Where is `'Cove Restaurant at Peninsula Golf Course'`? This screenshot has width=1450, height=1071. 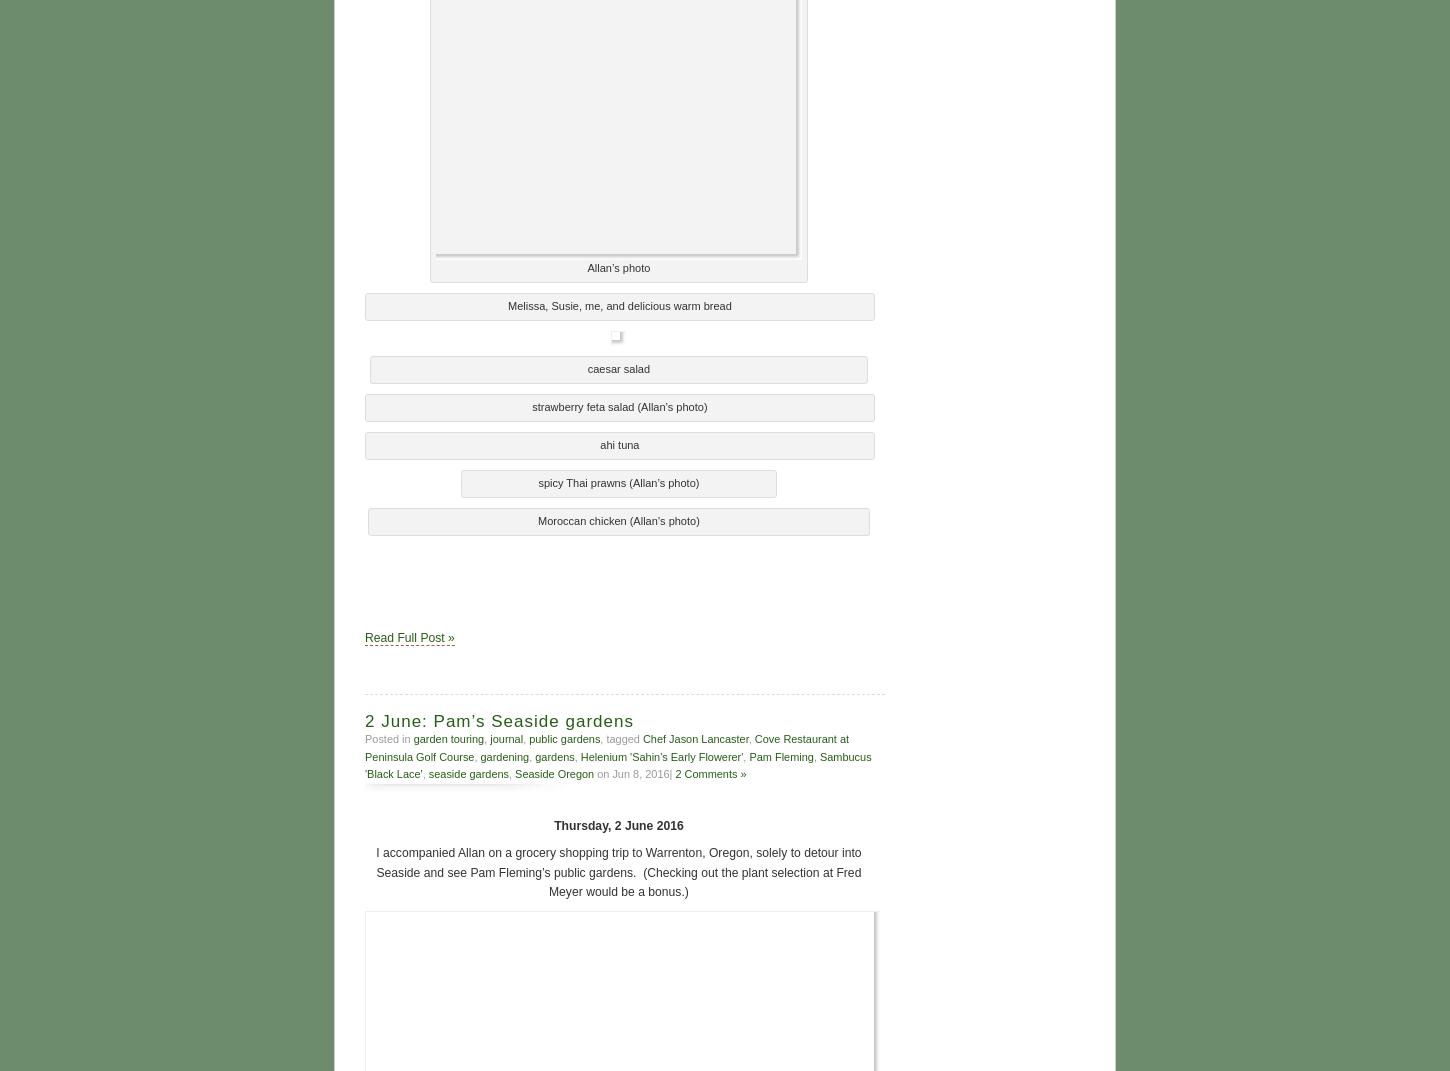 'Cove Restaurant at Peninsula Golf Course' is located at coordinates (605, 745).